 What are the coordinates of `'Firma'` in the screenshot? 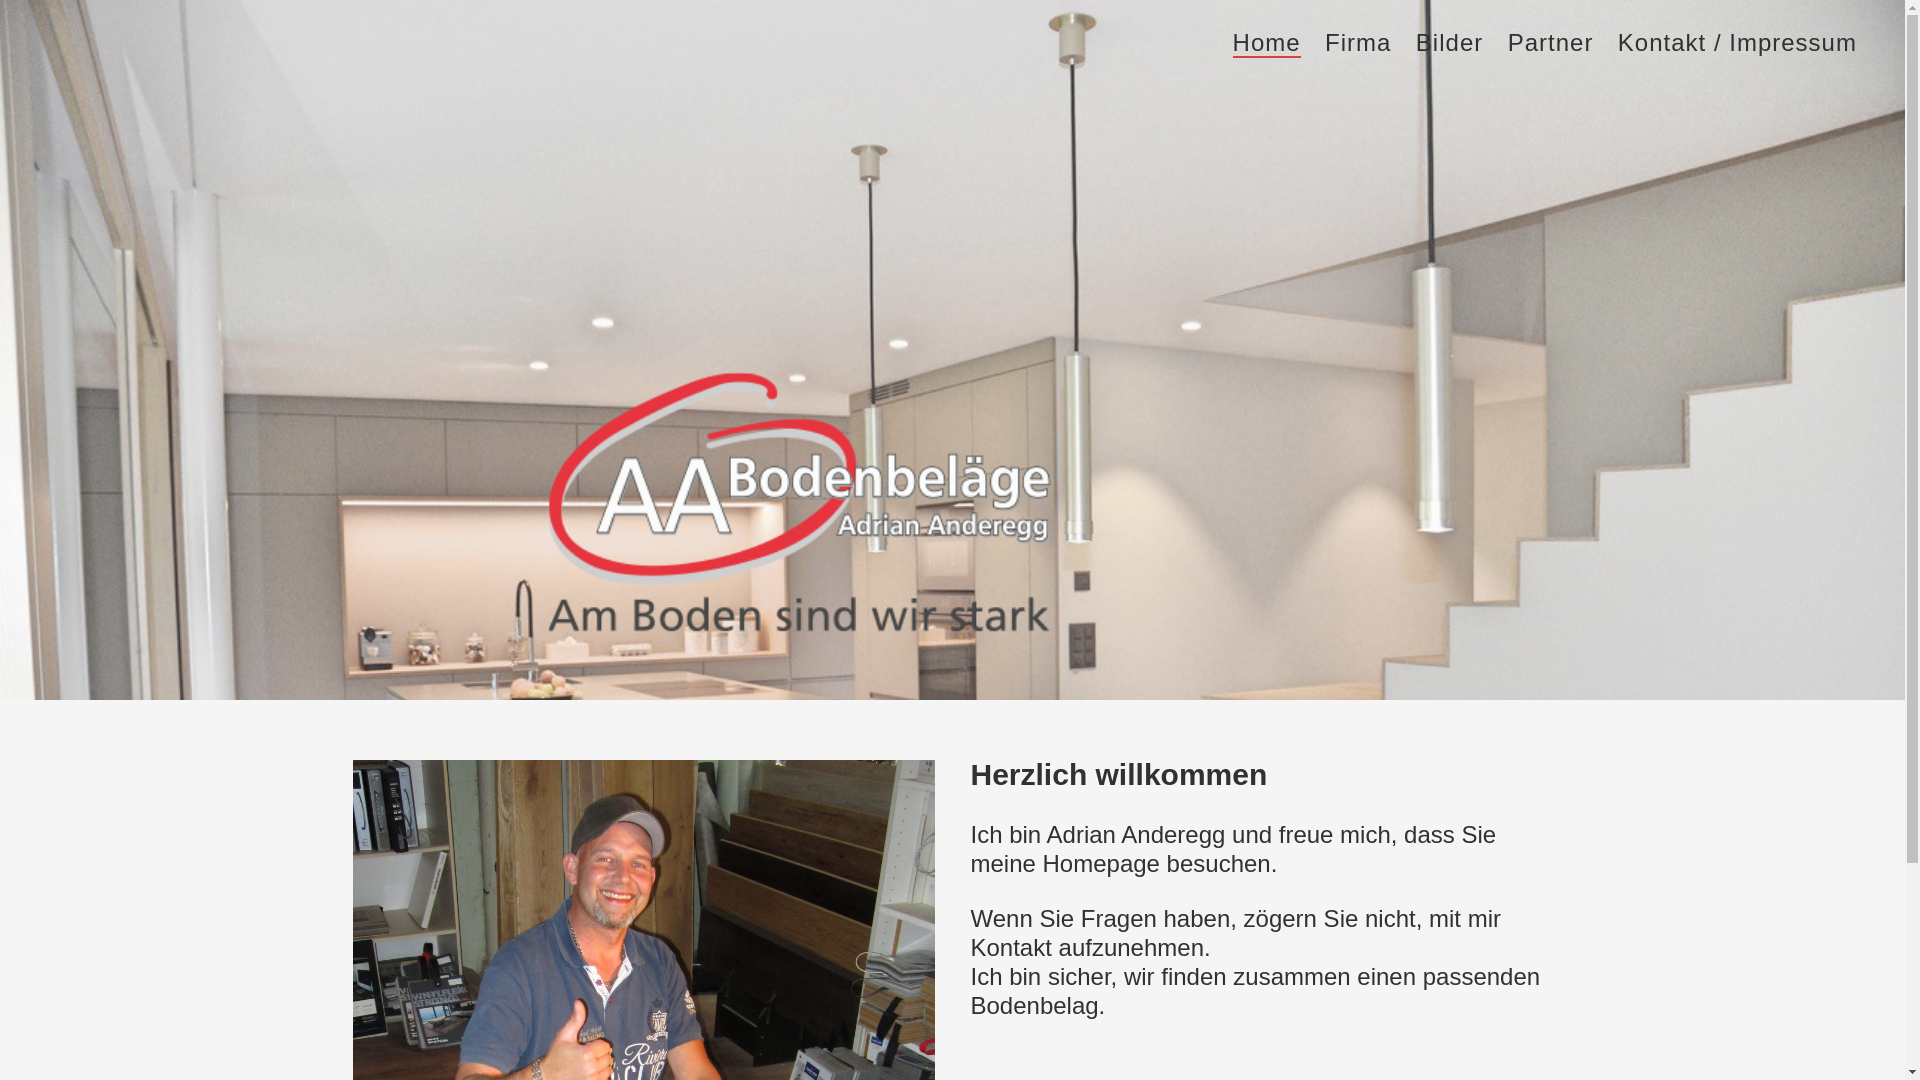 It's located at (1324, 43).